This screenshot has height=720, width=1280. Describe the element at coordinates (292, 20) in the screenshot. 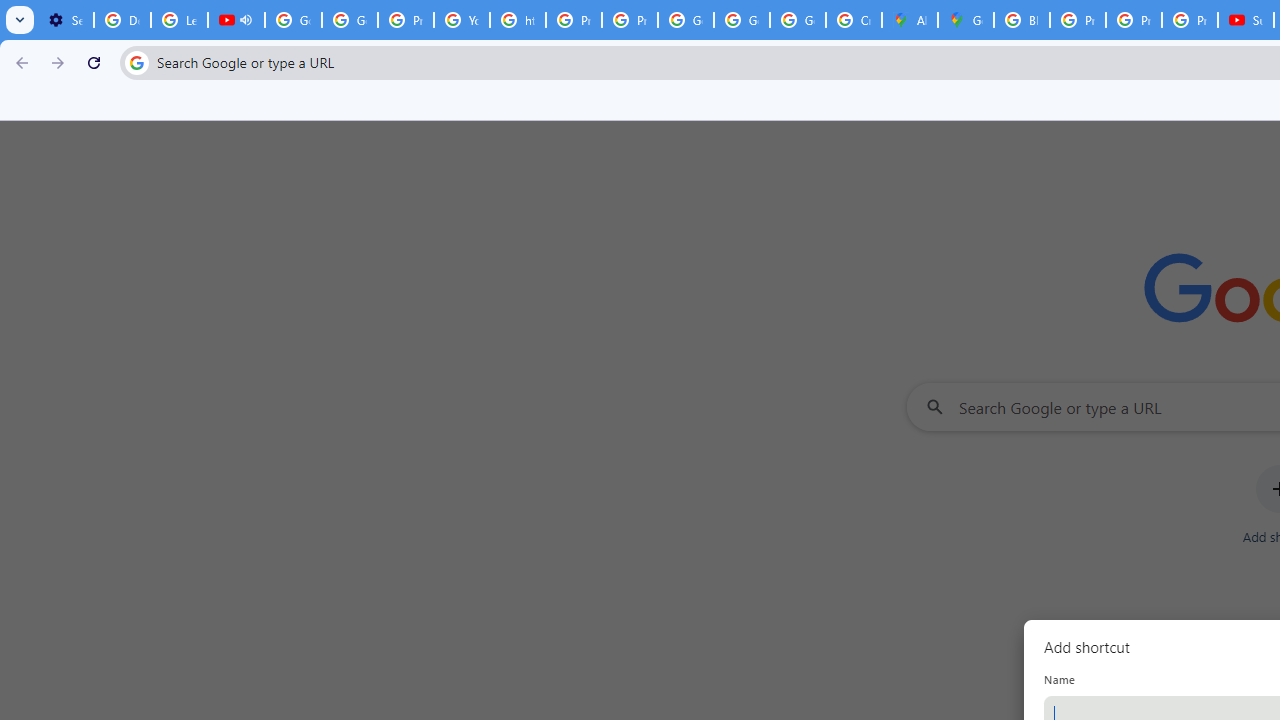

I see `'Google Account Help'` at that location.